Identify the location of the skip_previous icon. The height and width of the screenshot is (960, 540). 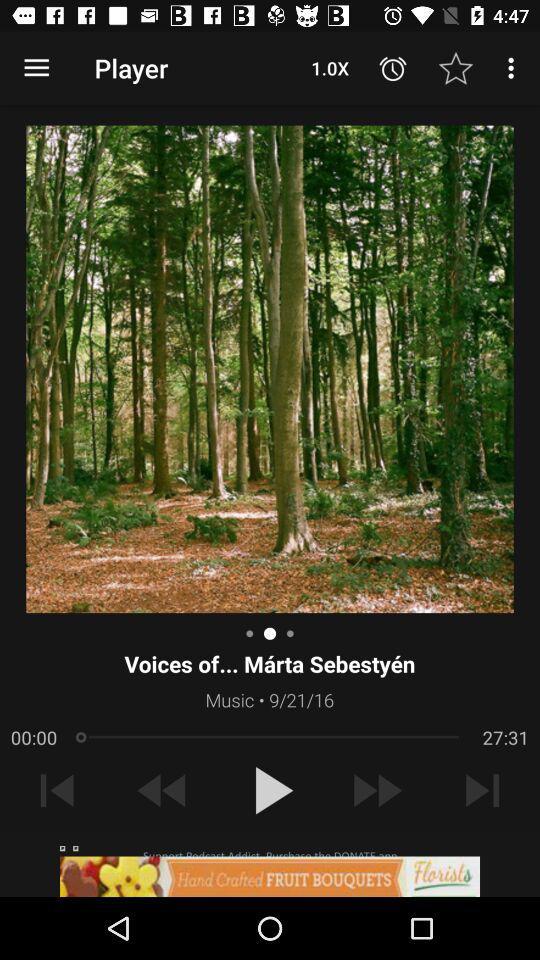
(57, 790).